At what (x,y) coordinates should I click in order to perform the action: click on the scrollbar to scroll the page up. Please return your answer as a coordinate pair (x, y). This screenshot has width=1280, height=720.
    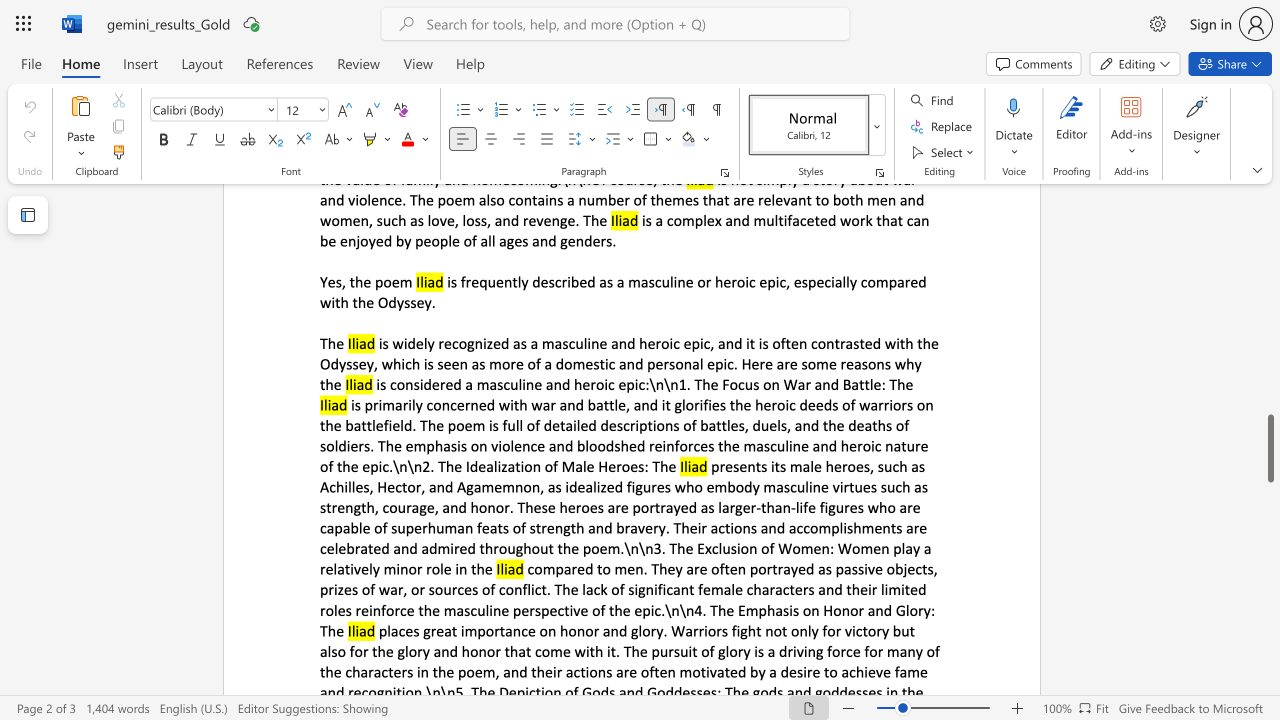
    Looking at the image, I should click on (1269, 338).